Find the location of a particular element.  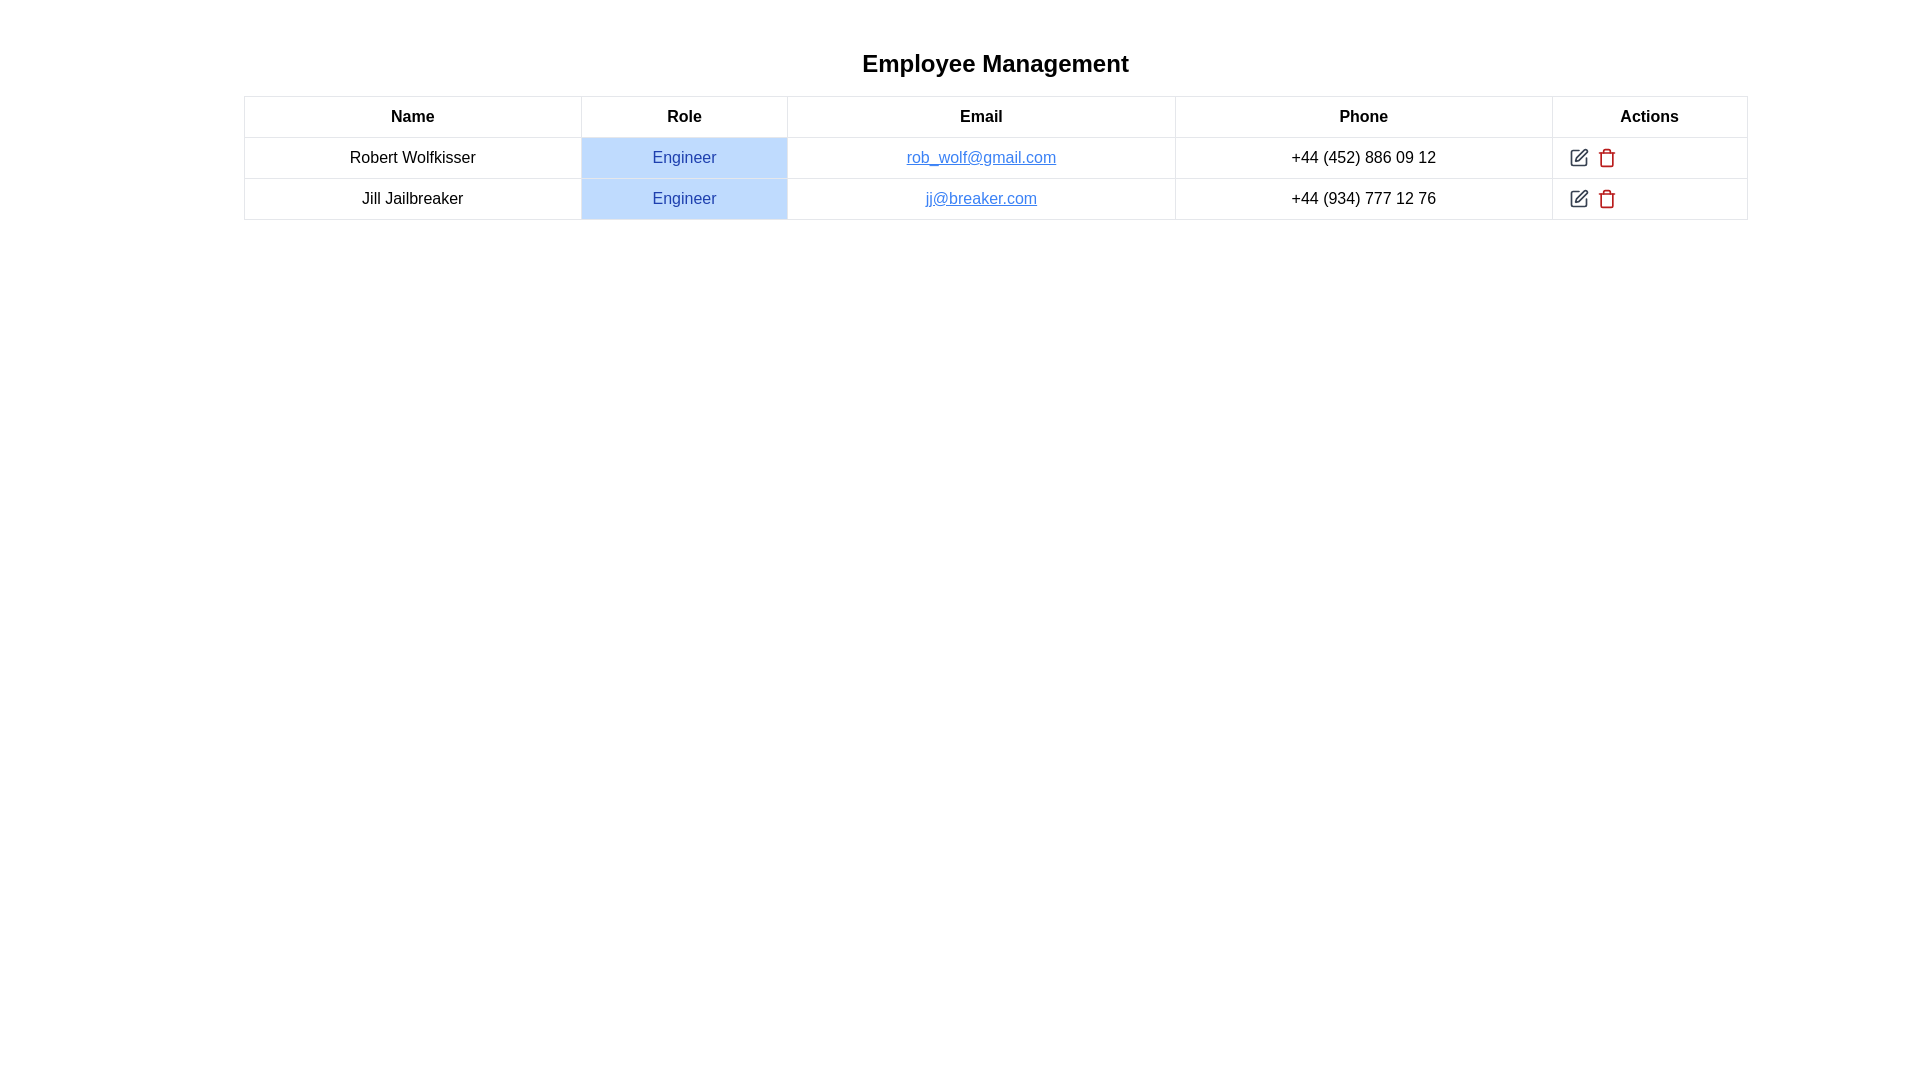

the delete action icon located in the 'Actions' column of the second row in the table is located at coordinates (1606, 158).